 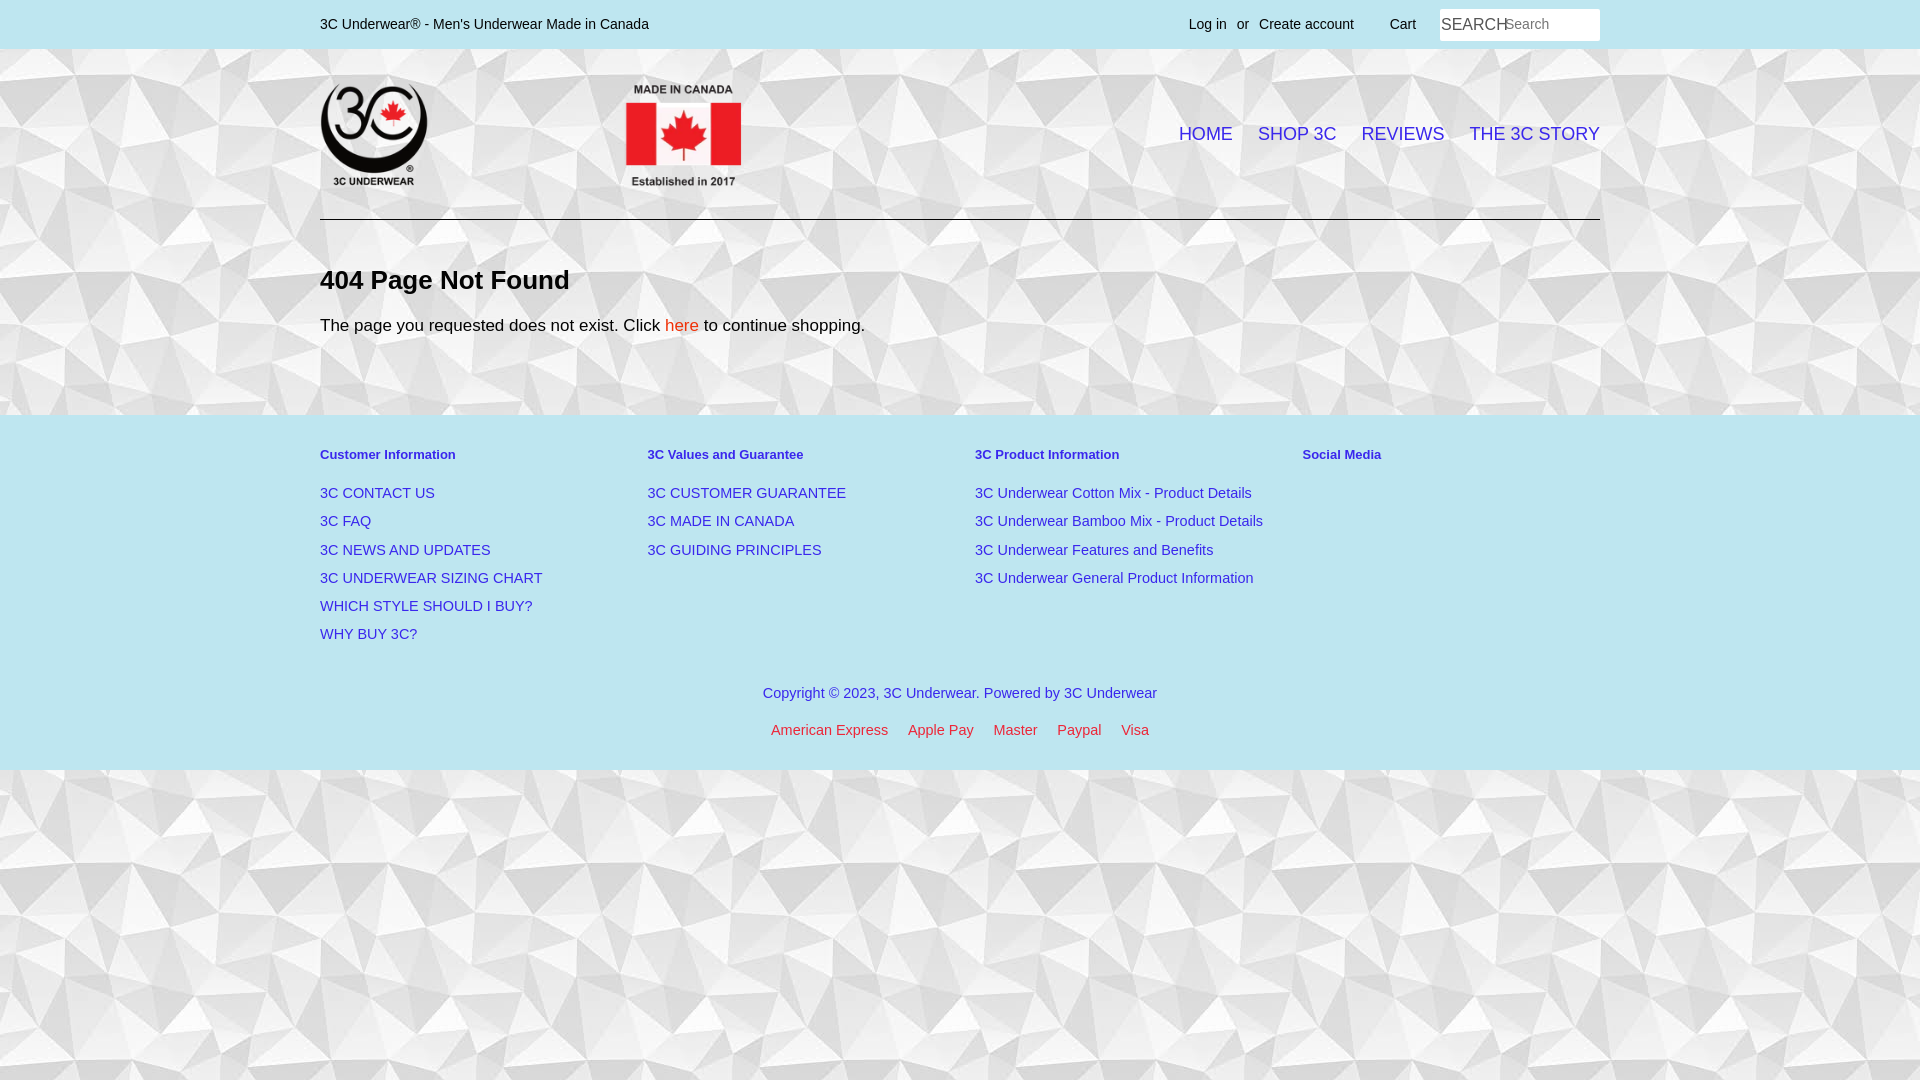 What do you see at coordinates (1389, 24) in the screenshot?
I see `'Cart'` at bounding box center [1389, 24].